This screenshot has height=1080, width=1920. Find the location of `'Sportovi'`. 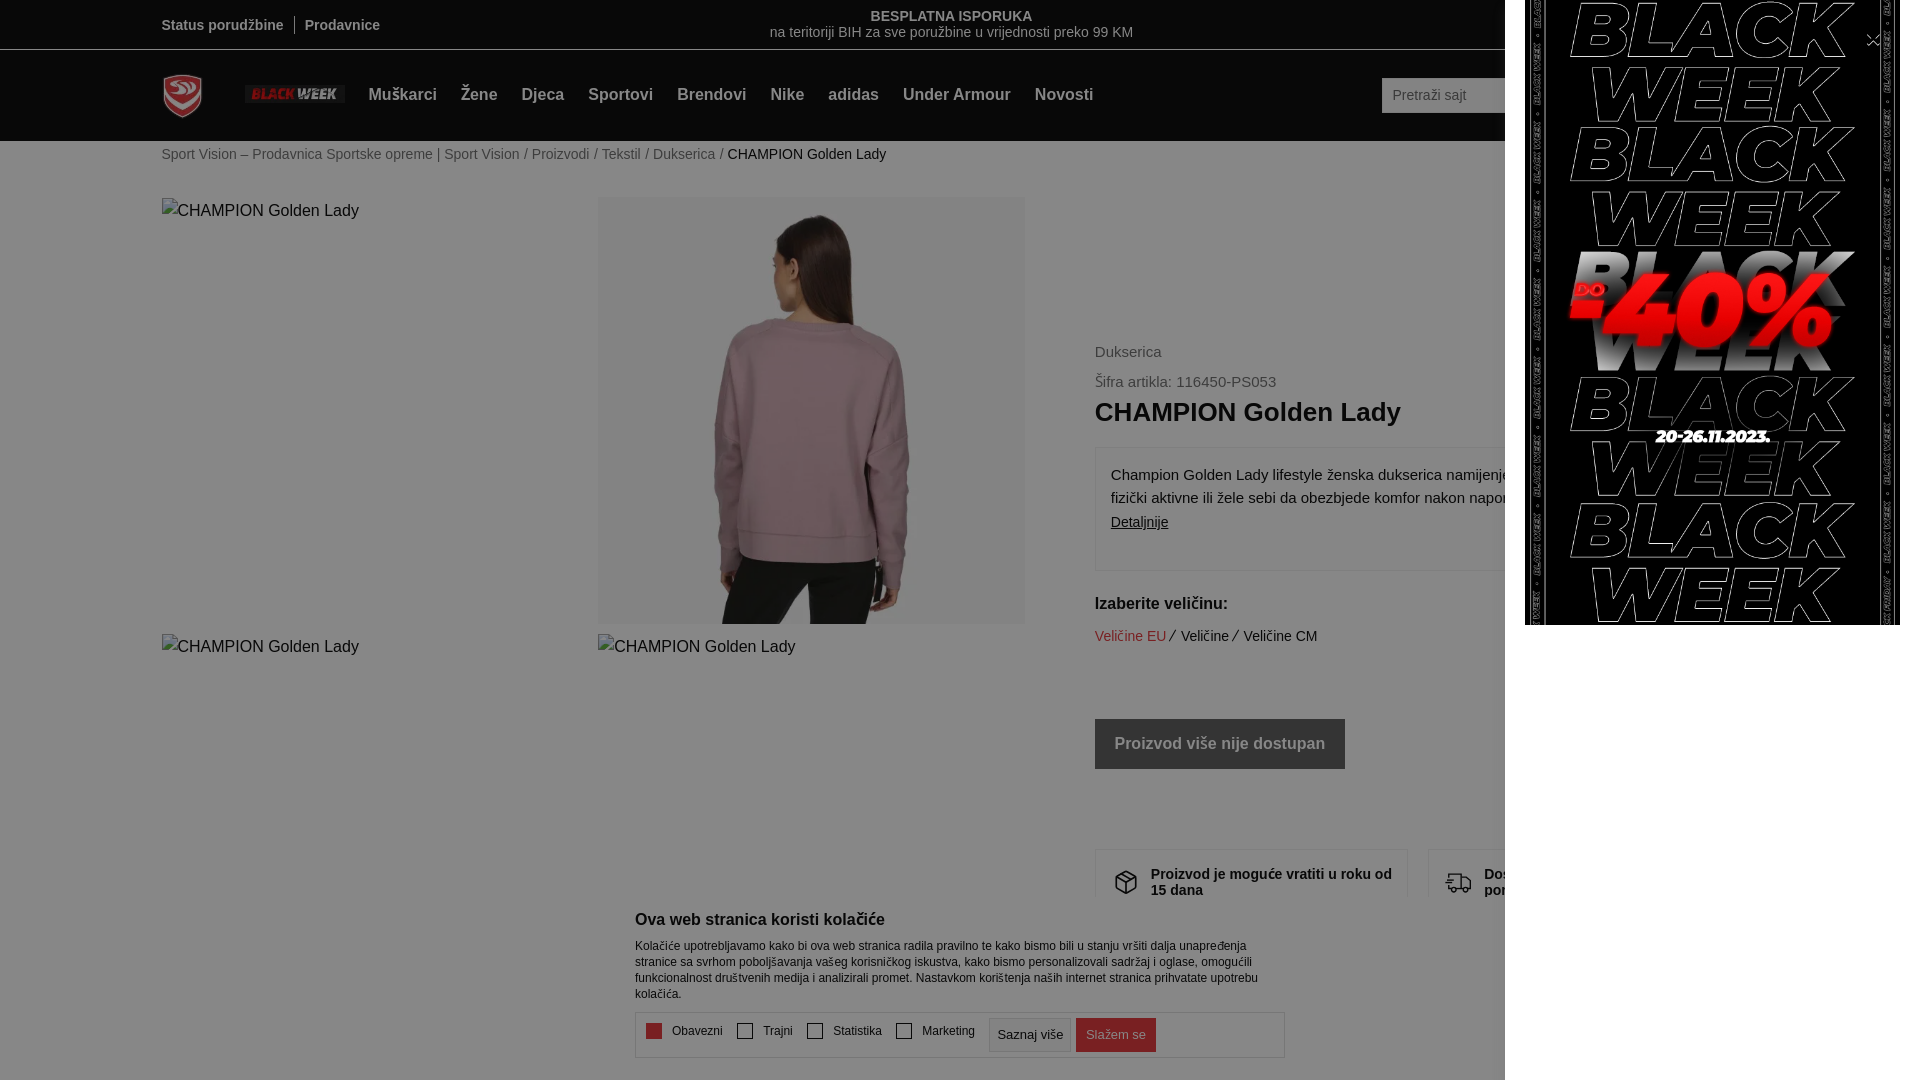

'Sportovi' is located at coordinates (619, 95).